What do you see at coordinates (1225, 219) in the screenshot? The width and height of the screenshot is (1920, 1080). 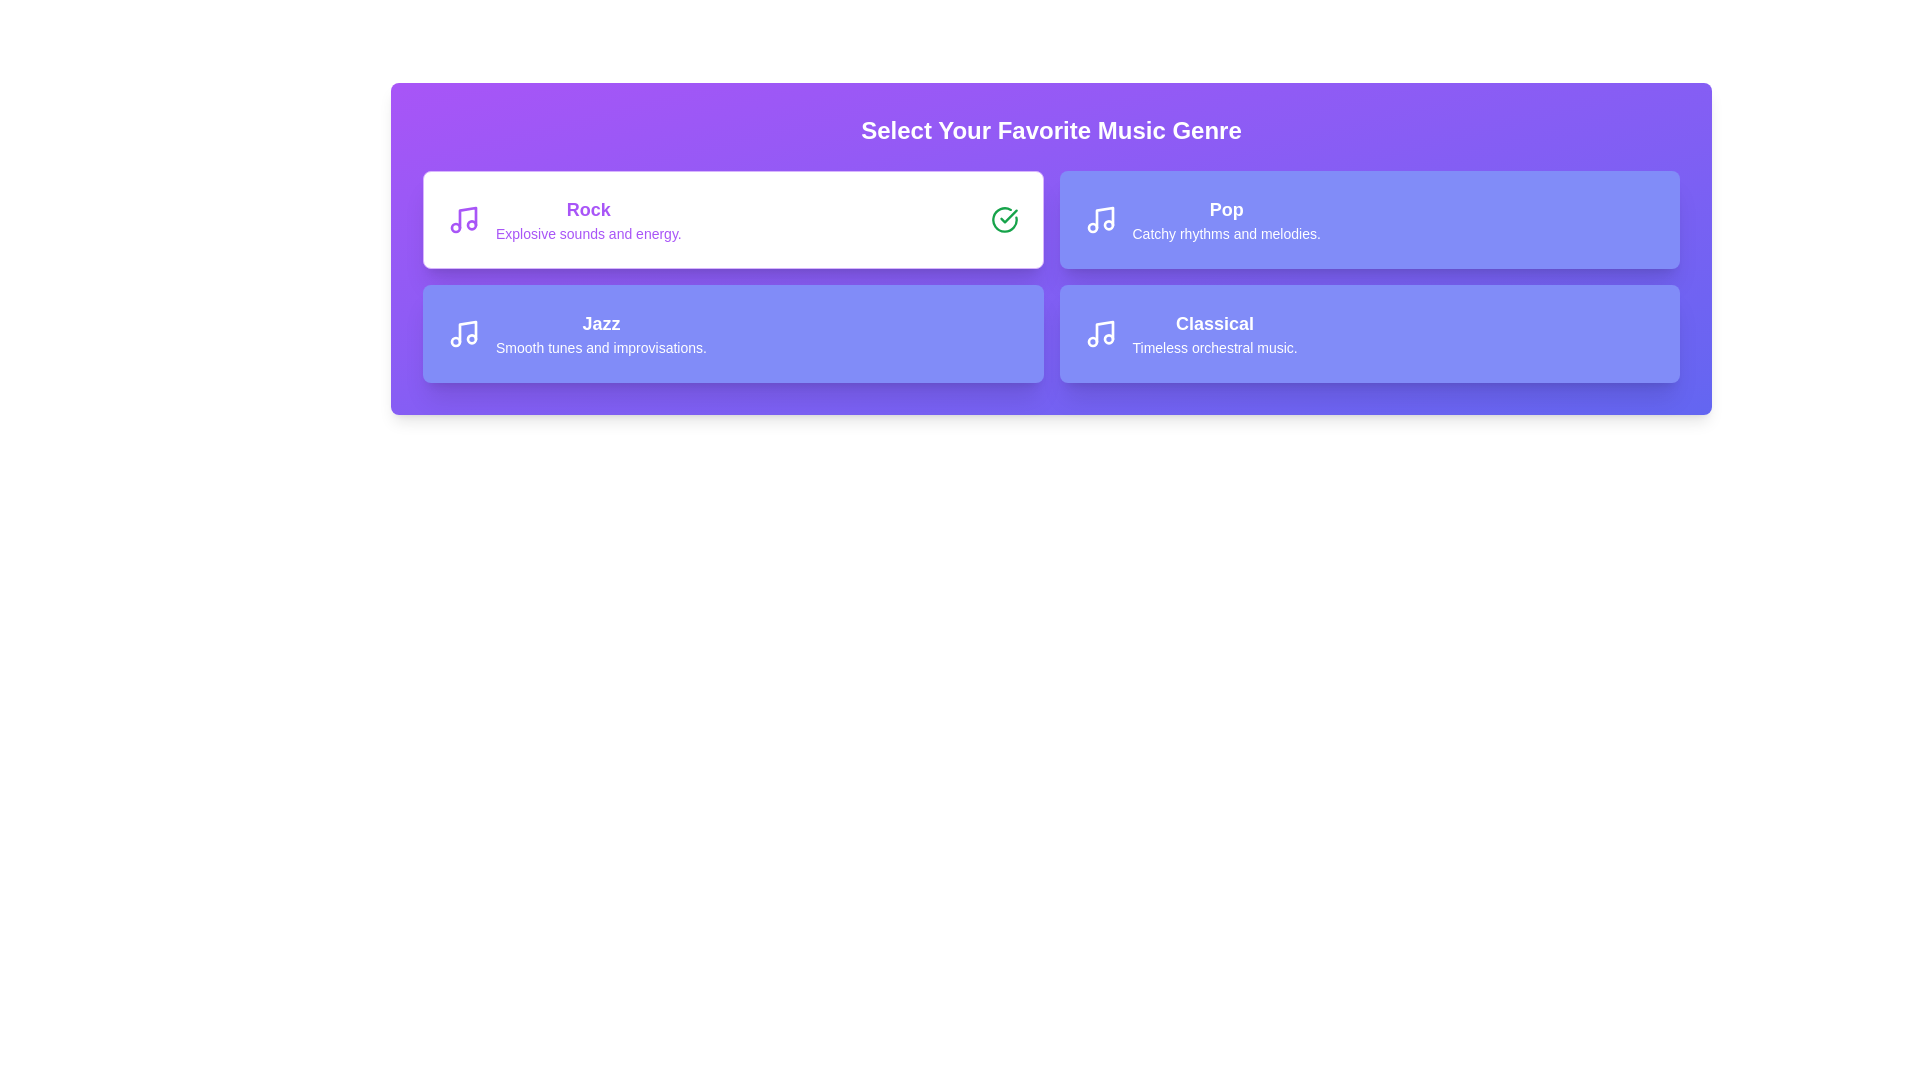 I see `the text block displaying the title 'Pop' and description 'Catchy rhythms and melodies.'` at bounding box center [1225, 219].